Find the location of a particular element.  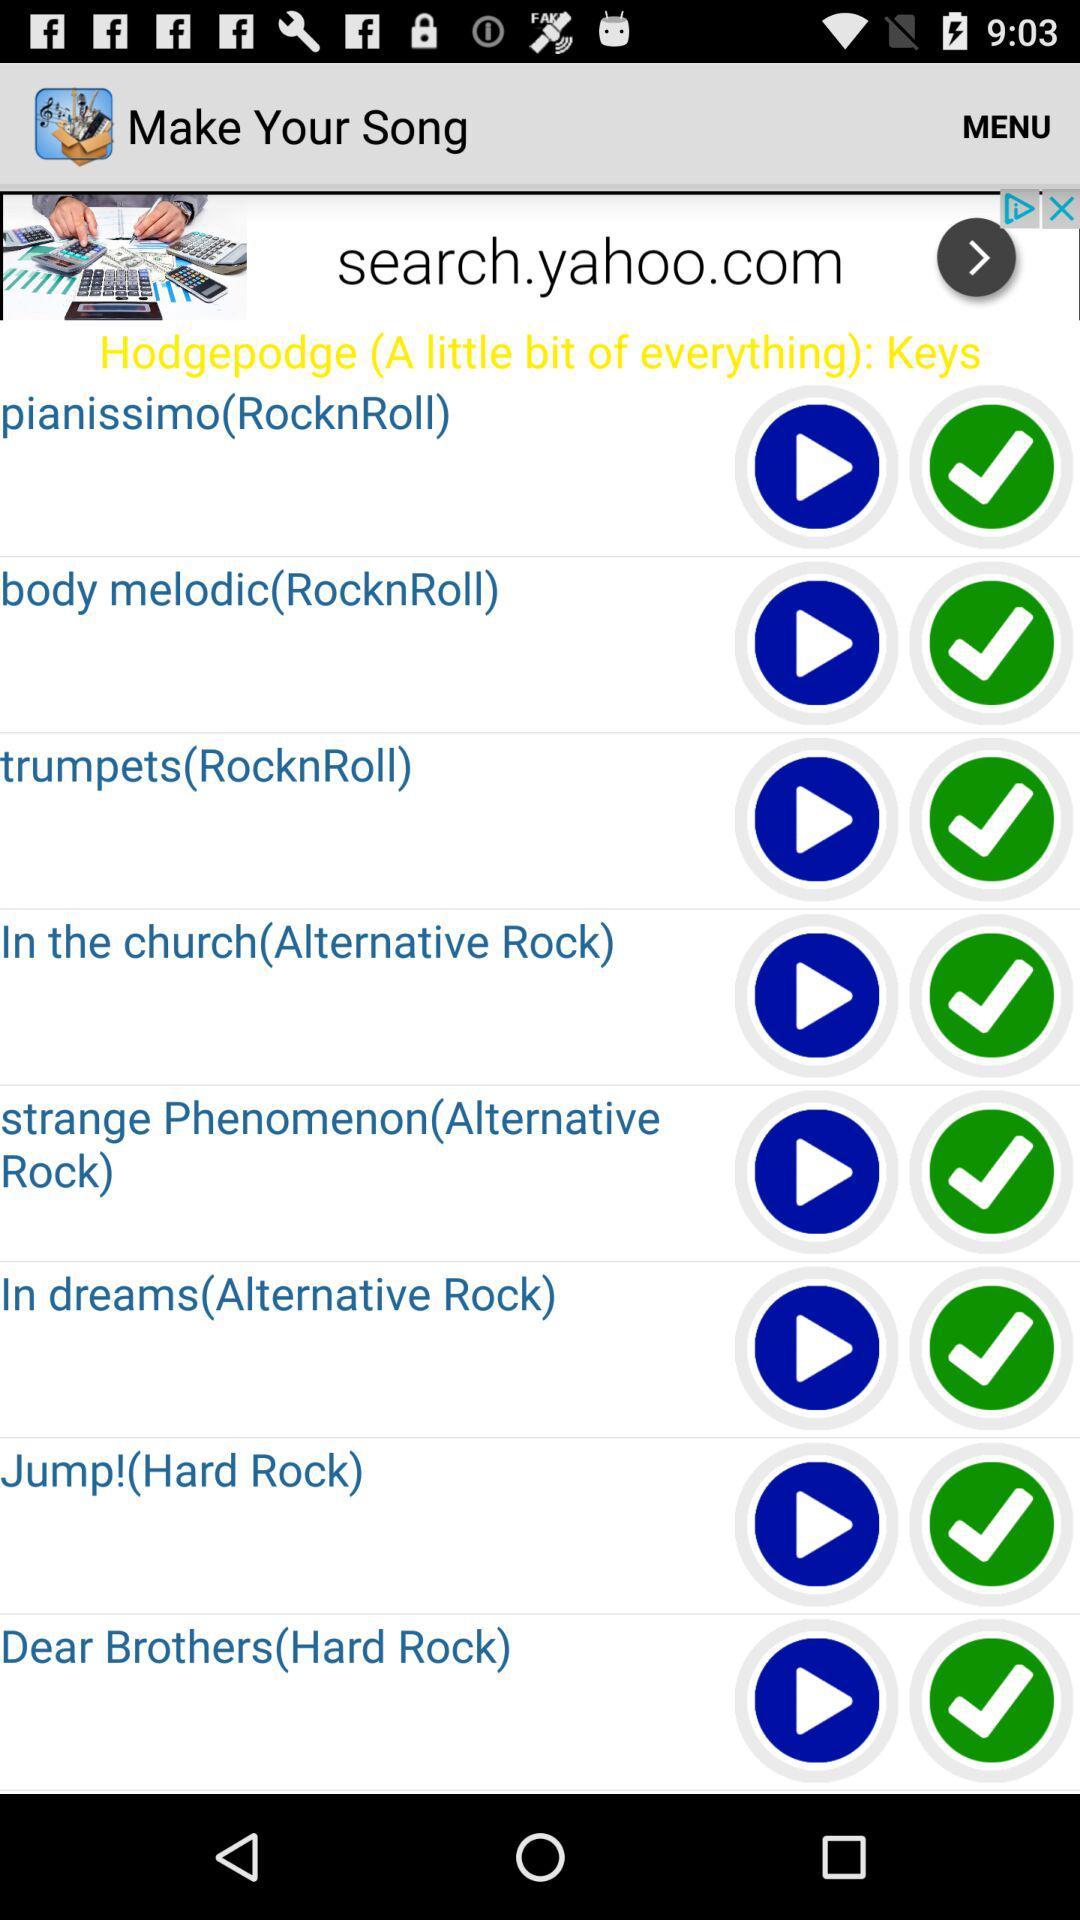

button is located at coordinates (817, 1173).